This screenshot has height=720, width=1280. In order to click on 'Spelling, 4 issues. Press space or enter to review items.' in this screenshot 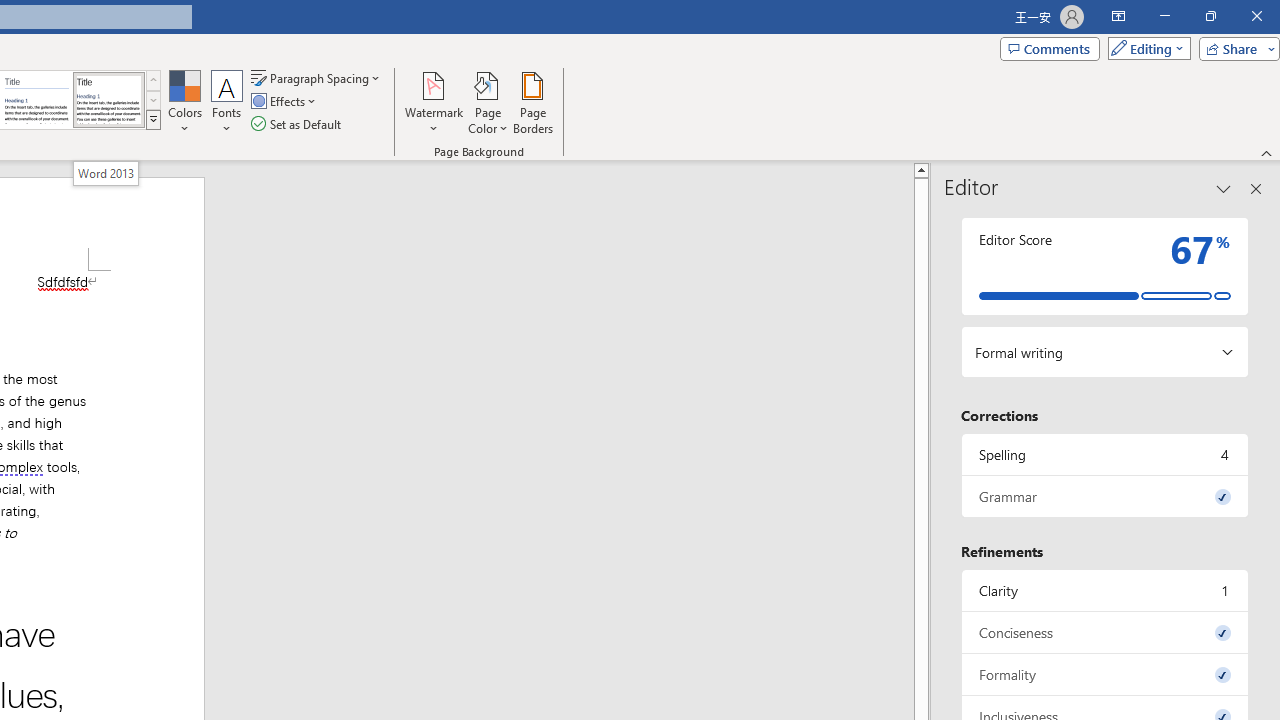, I will do `click(1104, 454)`.